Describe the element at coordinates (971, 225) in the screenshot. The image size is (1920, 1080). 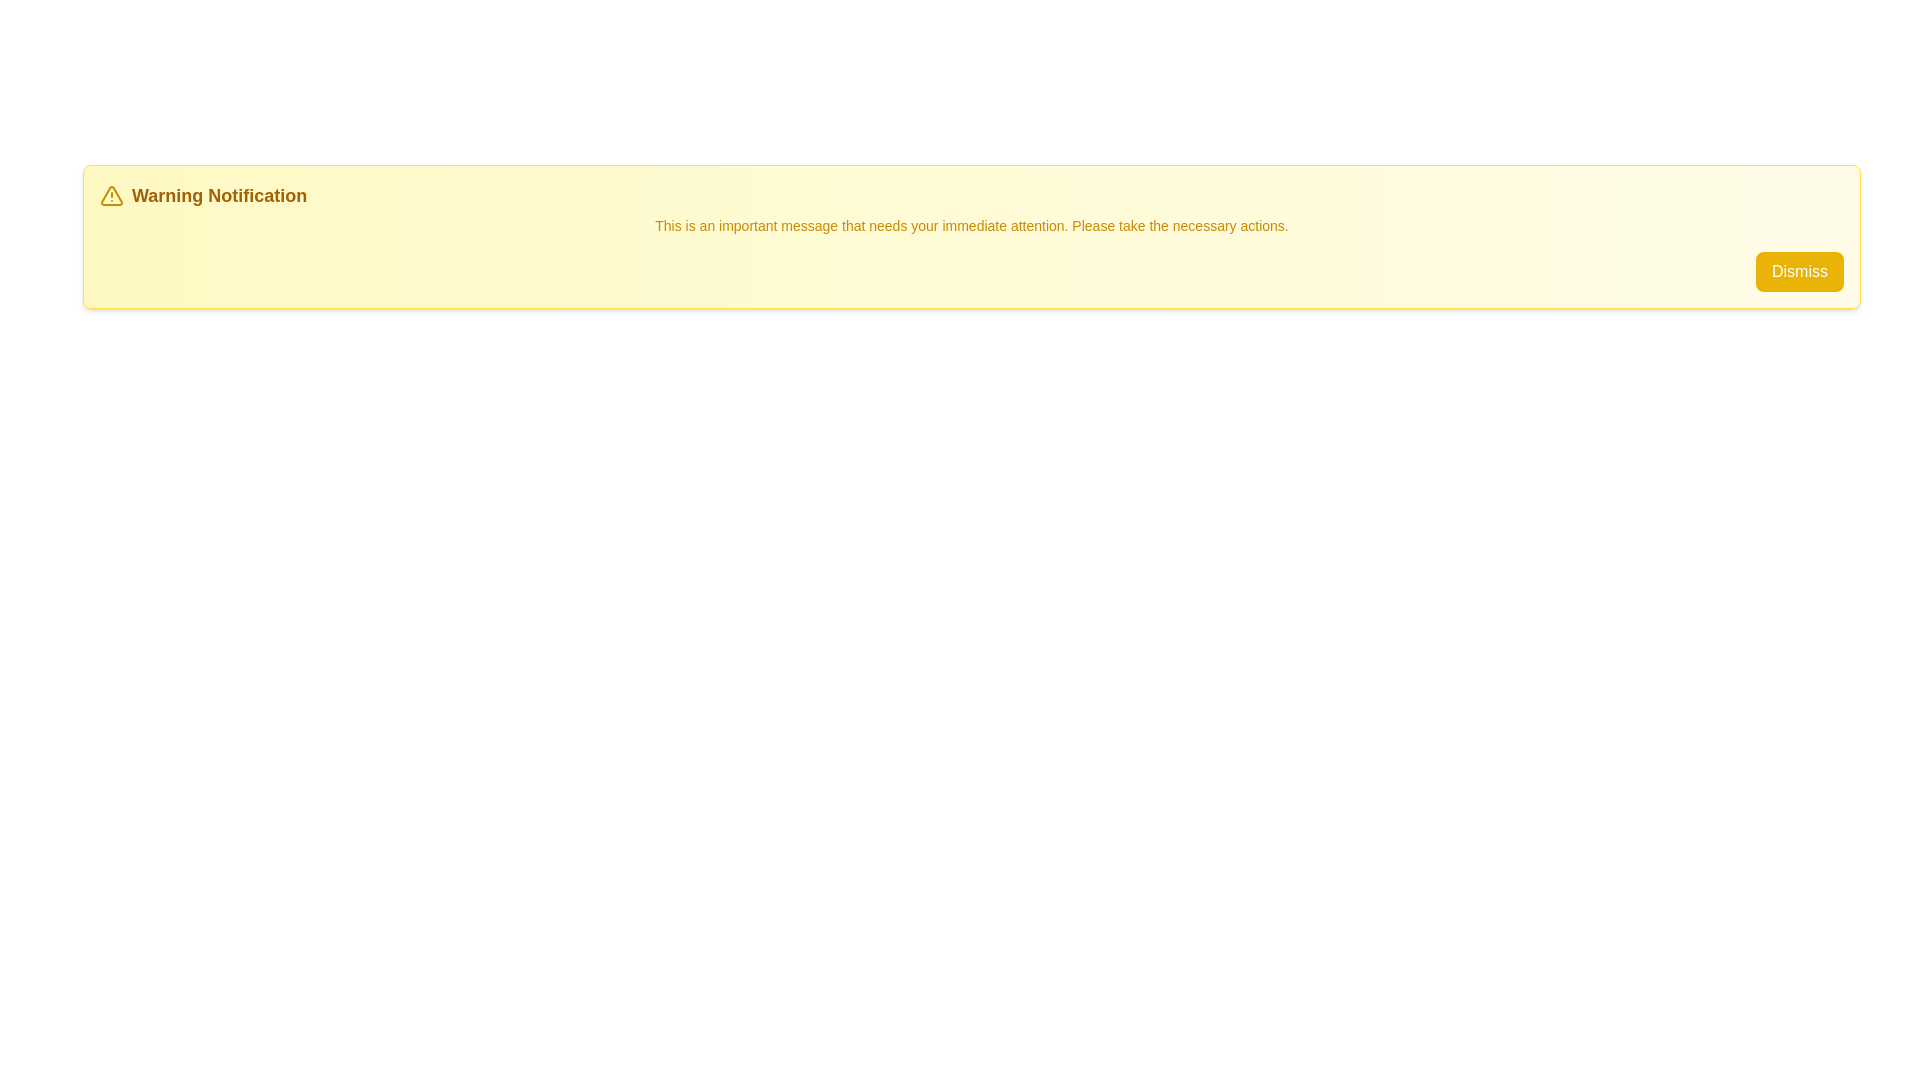
I see `the urgent message text content located in the warning notification panel, positioned beneath the title 'Warning Notification' and above the dismiss button` at that location.